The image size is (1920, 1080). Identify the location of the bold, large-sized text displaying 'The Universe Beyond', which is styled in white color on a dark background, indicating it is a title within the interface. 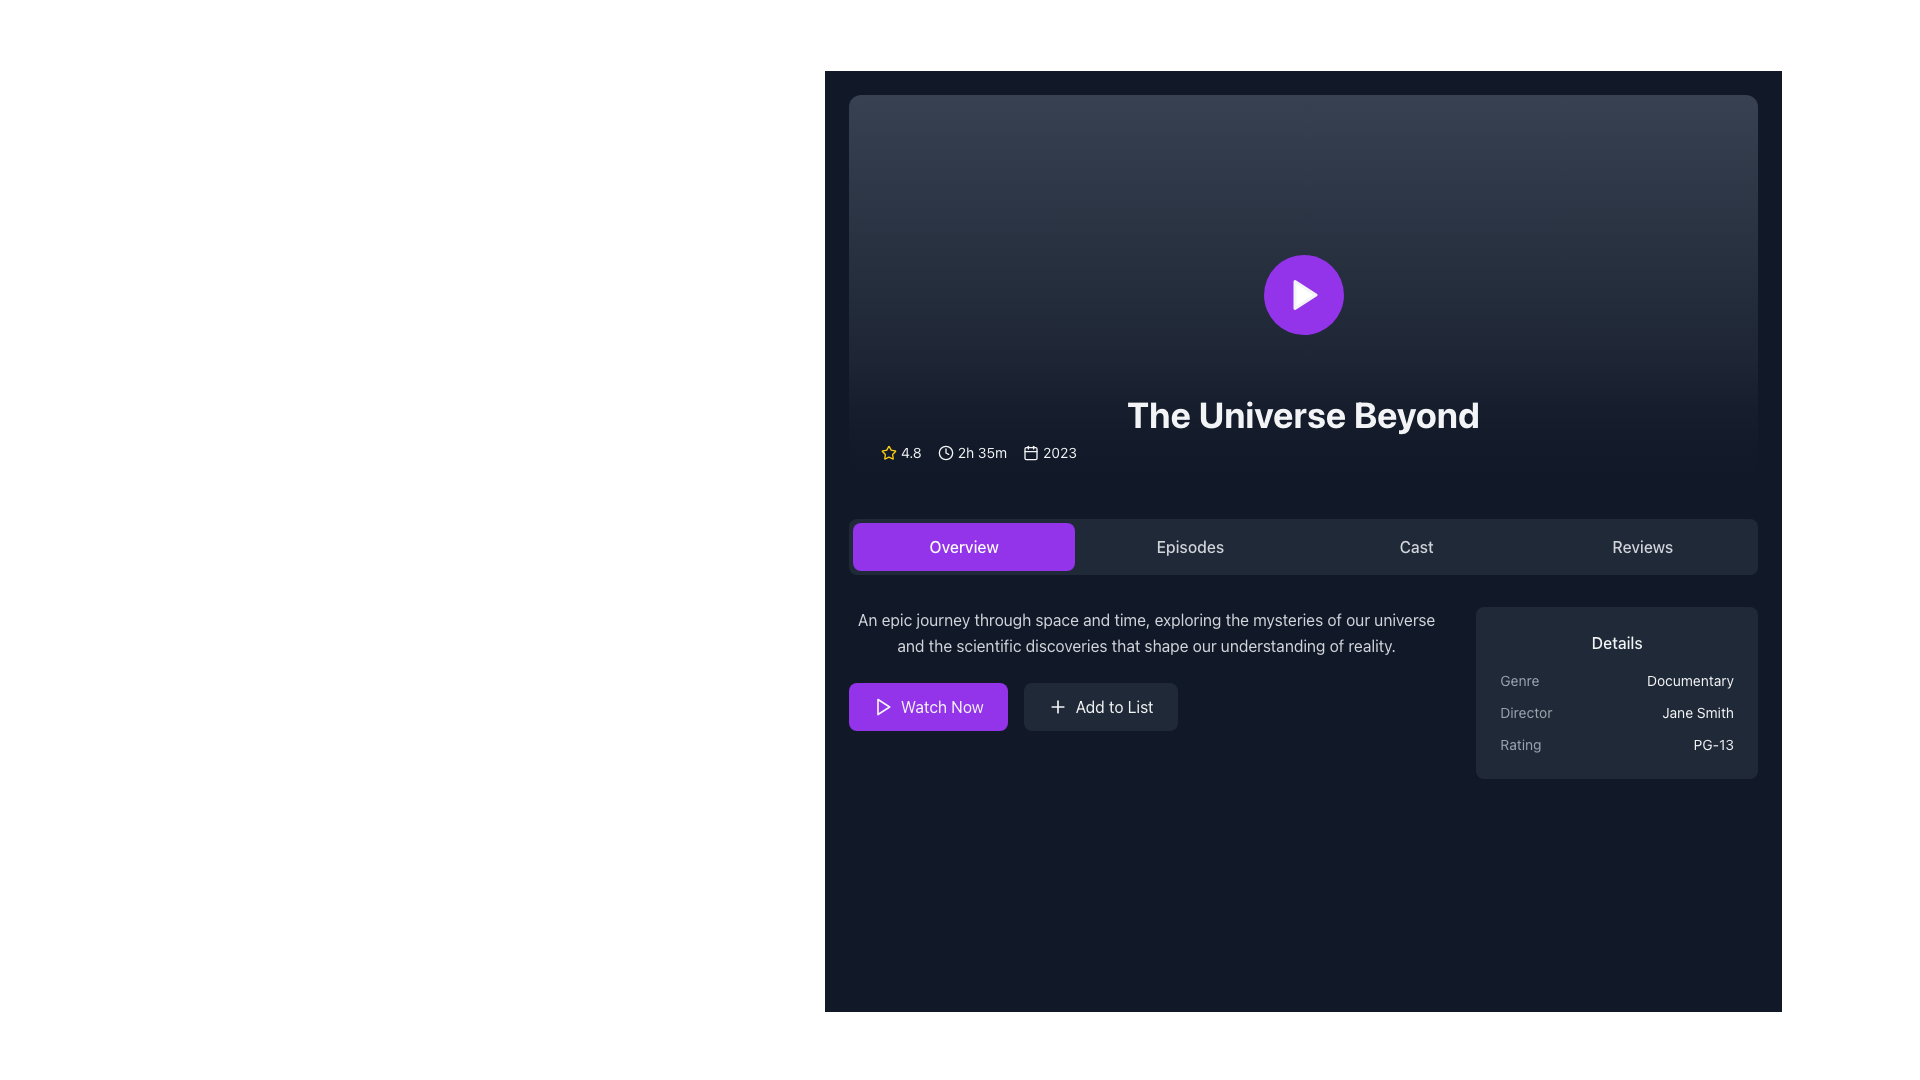
(1303, 414).